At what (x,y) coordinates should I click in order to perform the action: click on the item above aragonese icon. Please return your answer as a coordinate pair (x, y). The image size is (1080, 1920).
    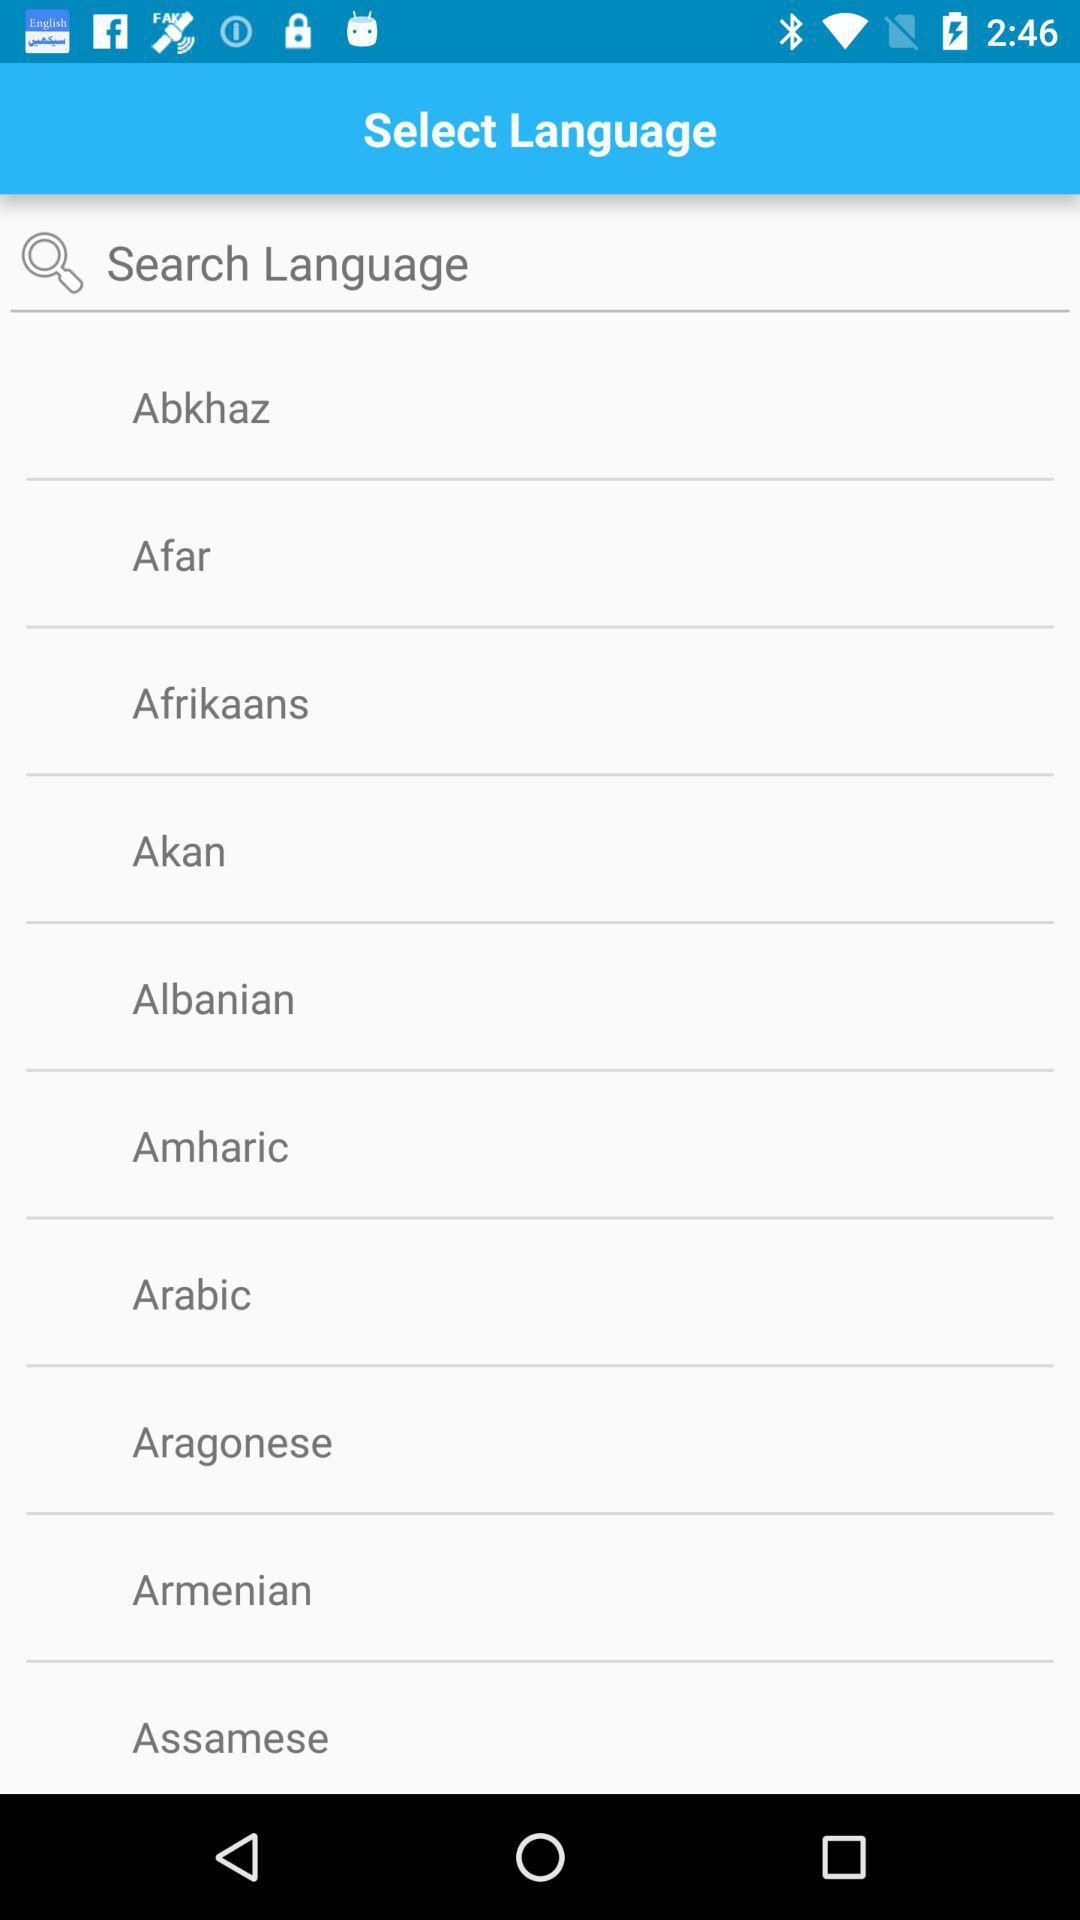
    Looking at the image, I should click on (540, 1364).